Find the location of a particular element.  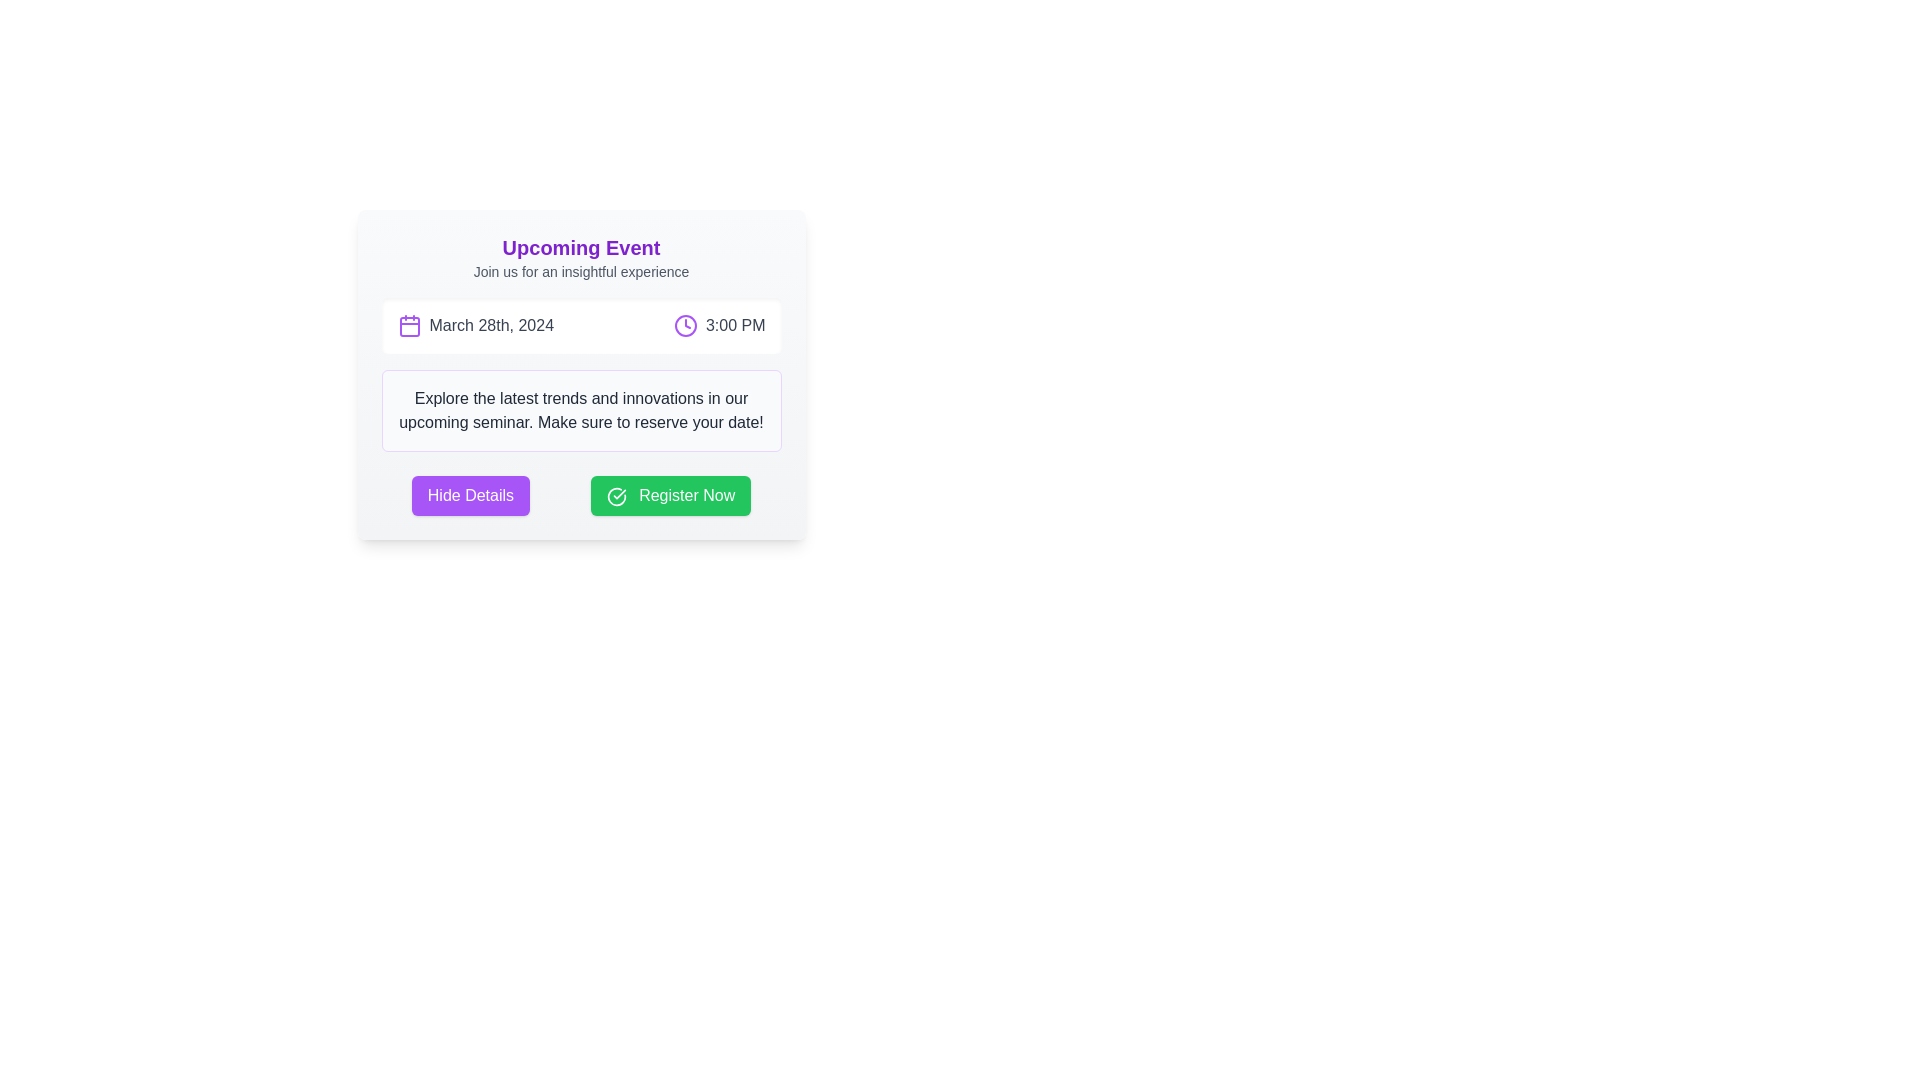

the descriptive text located beneath the 'Upcoming Event' title within its card layout is located at coordinates (580, 272).